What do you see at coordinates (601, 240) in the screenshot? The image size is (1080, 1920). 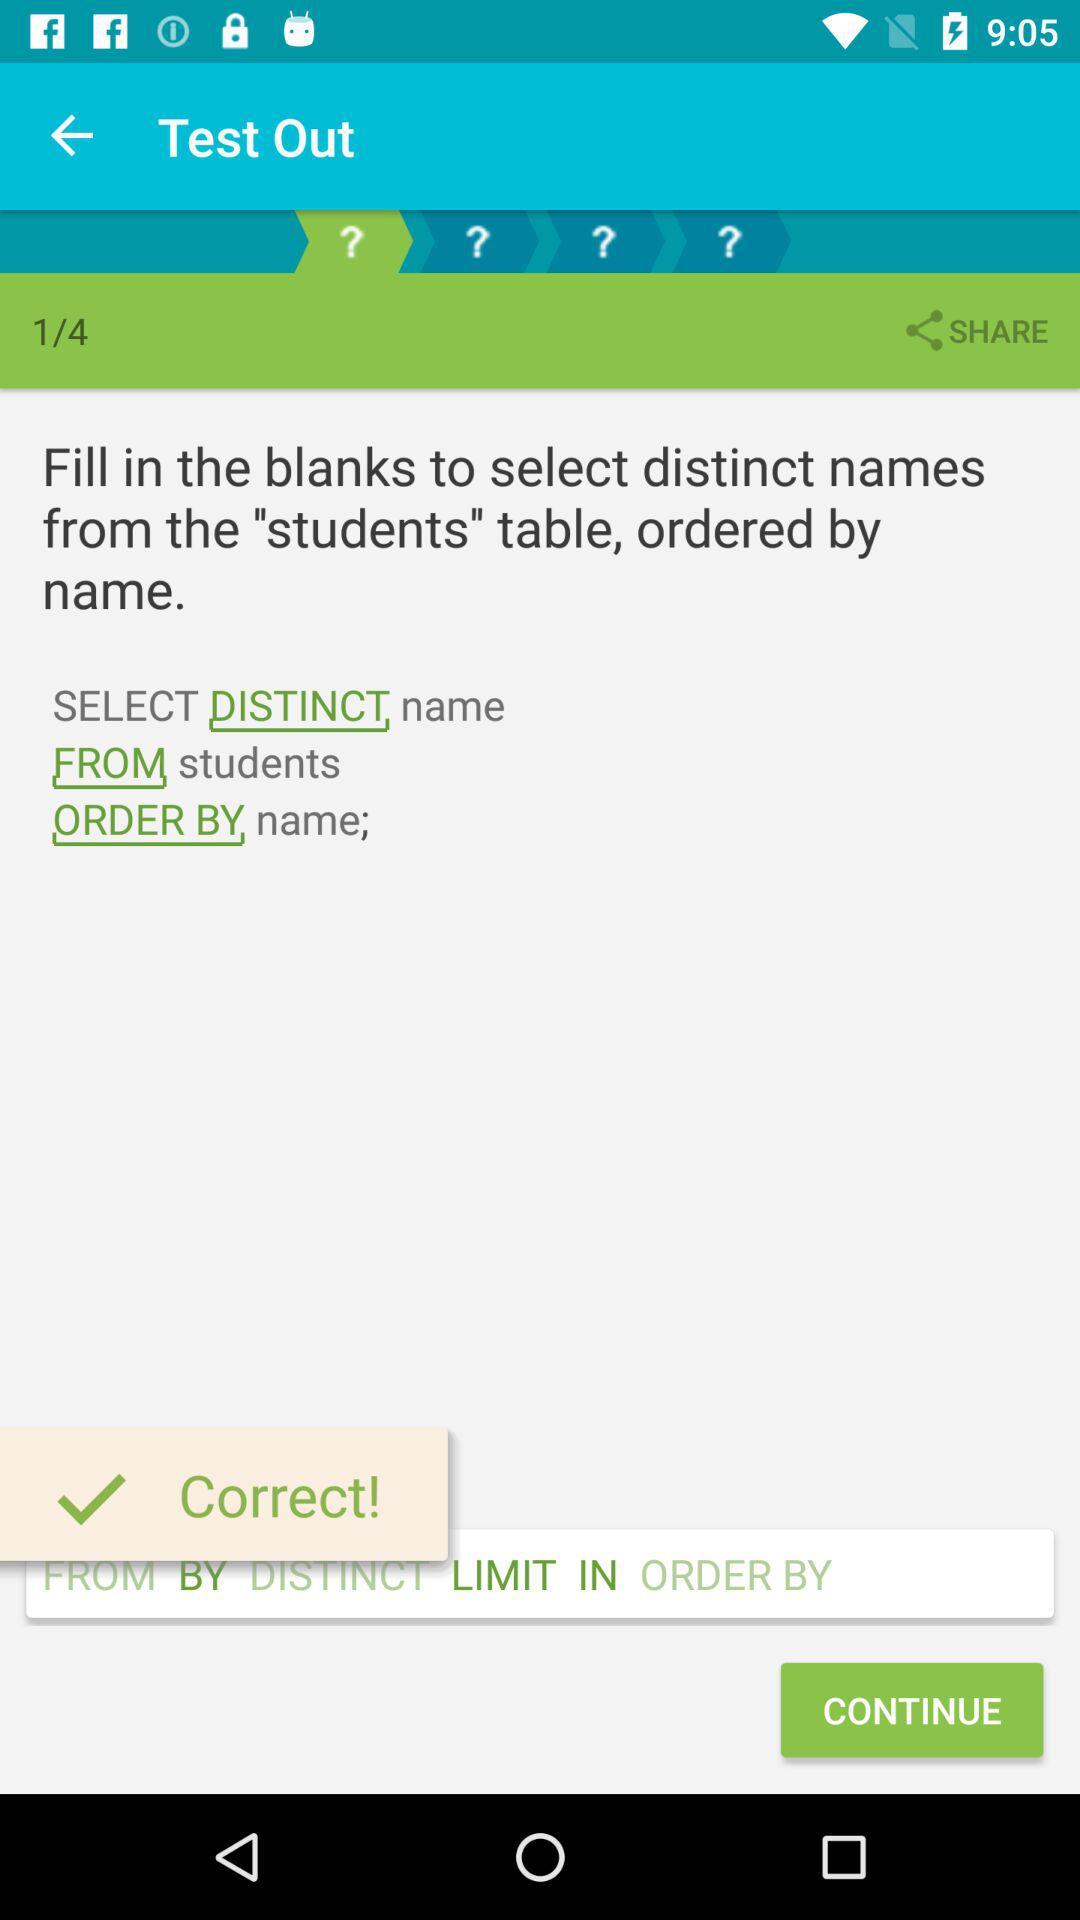 I see `page 3` at bounding box center [601, 240].